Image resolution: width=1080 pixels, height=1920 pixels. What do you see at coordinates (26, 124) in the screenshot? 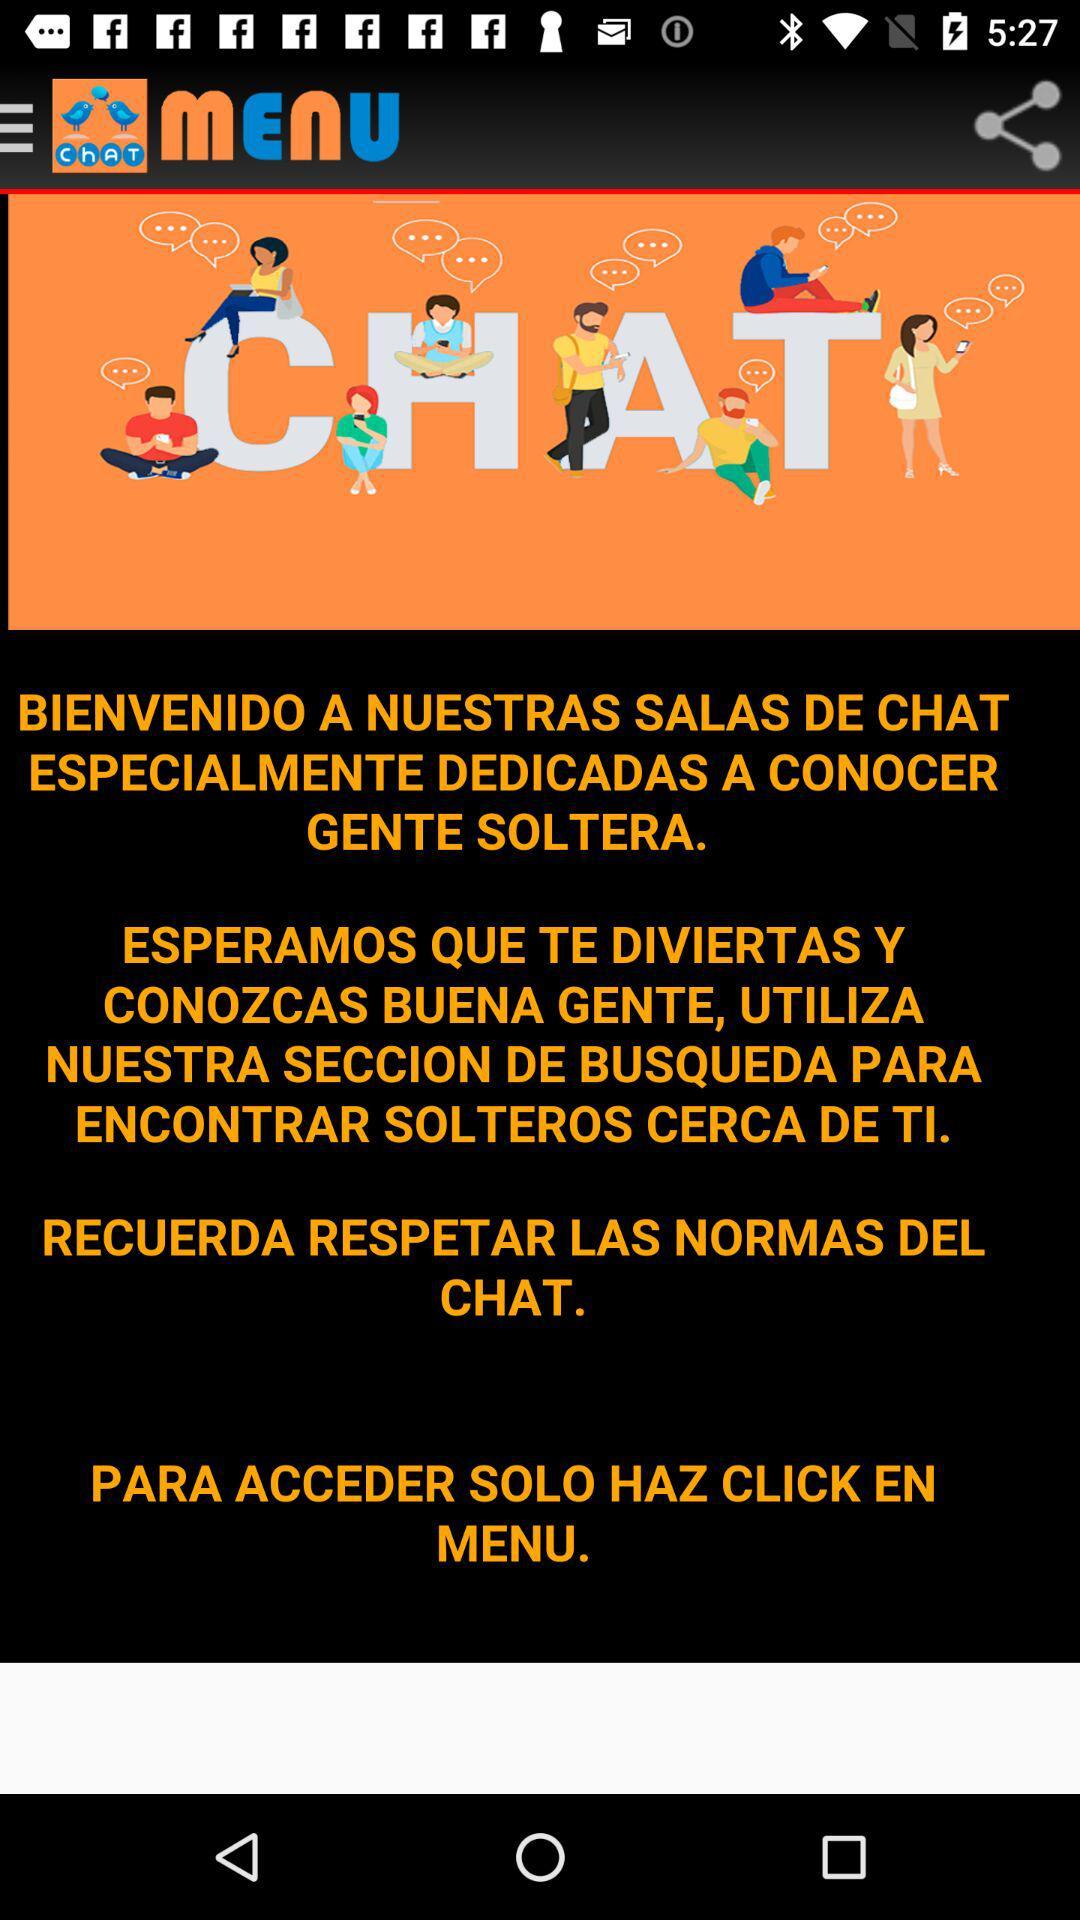
I see `menu` at bounding box center [26, 124].